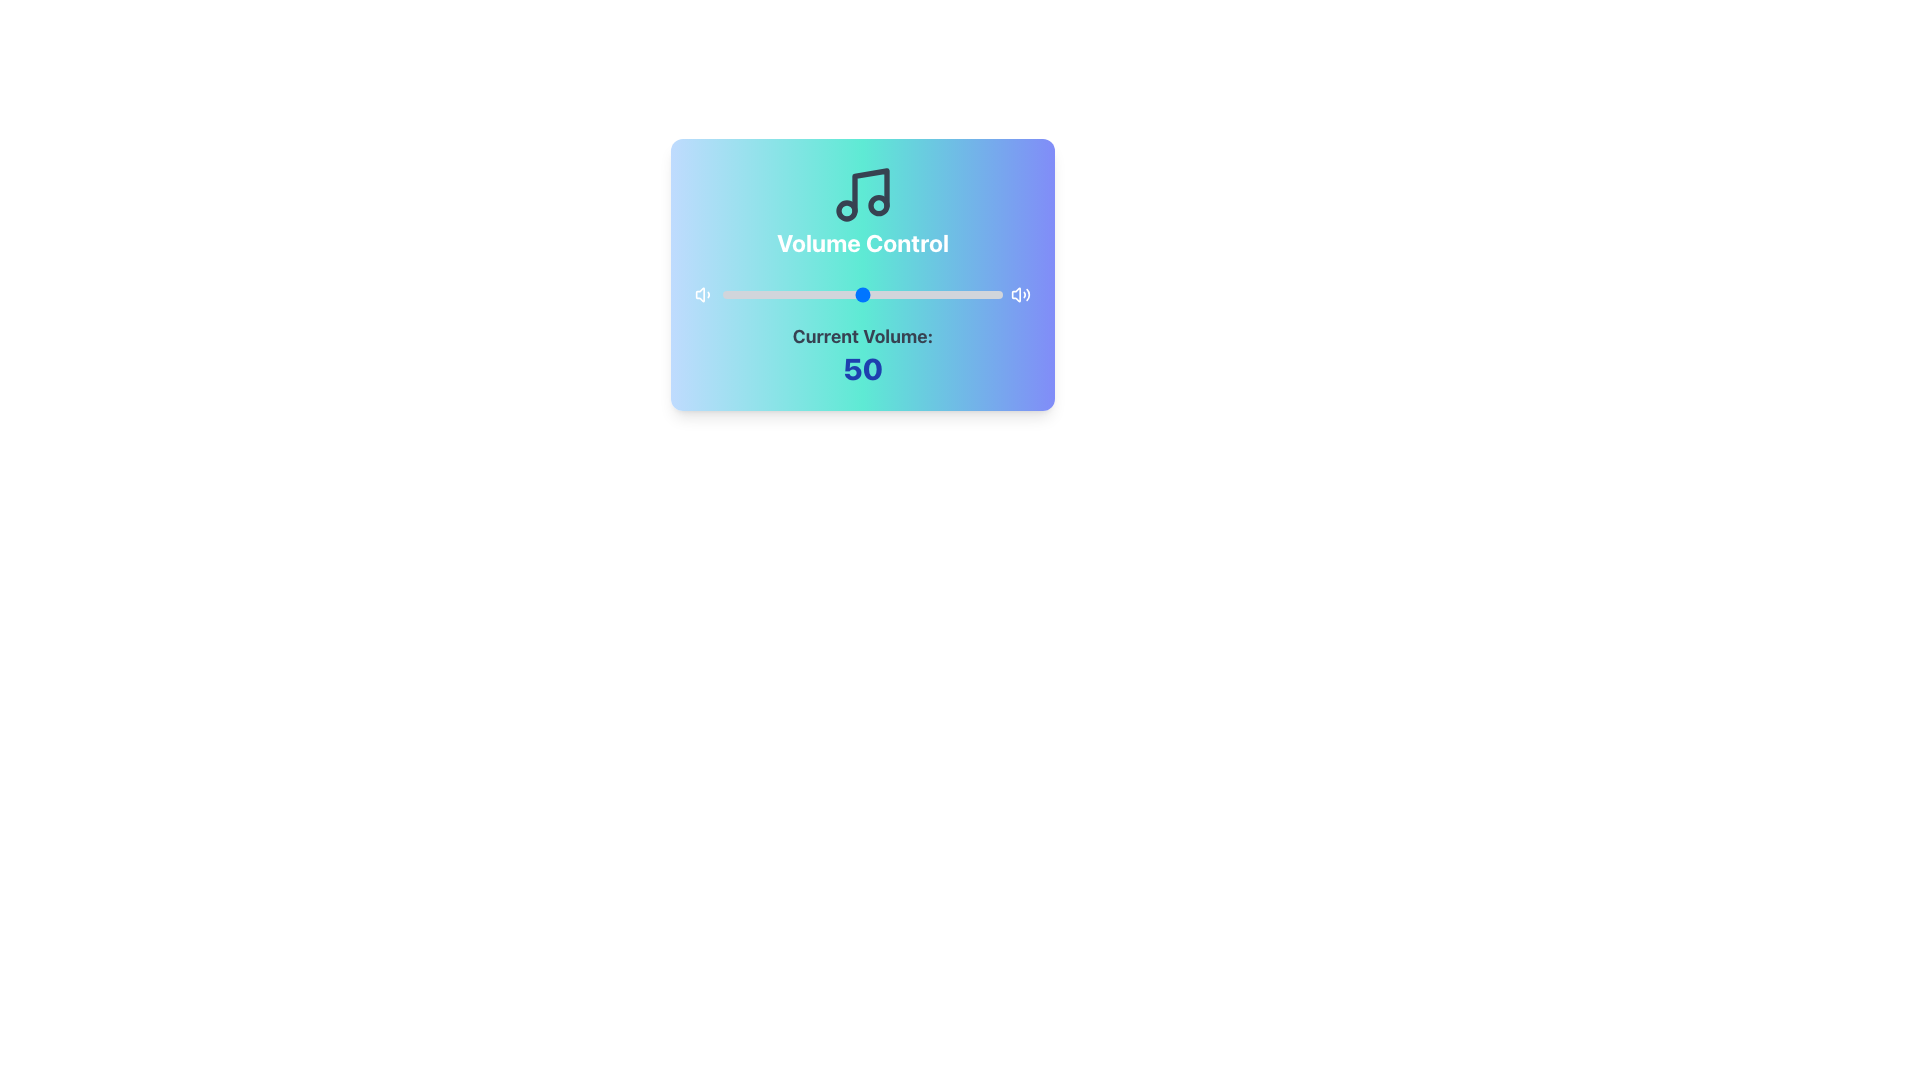 The image size is (1920, 1080). Describe the element at coordinates (775, 294) in the screenshot. I see `the volume` at that location.